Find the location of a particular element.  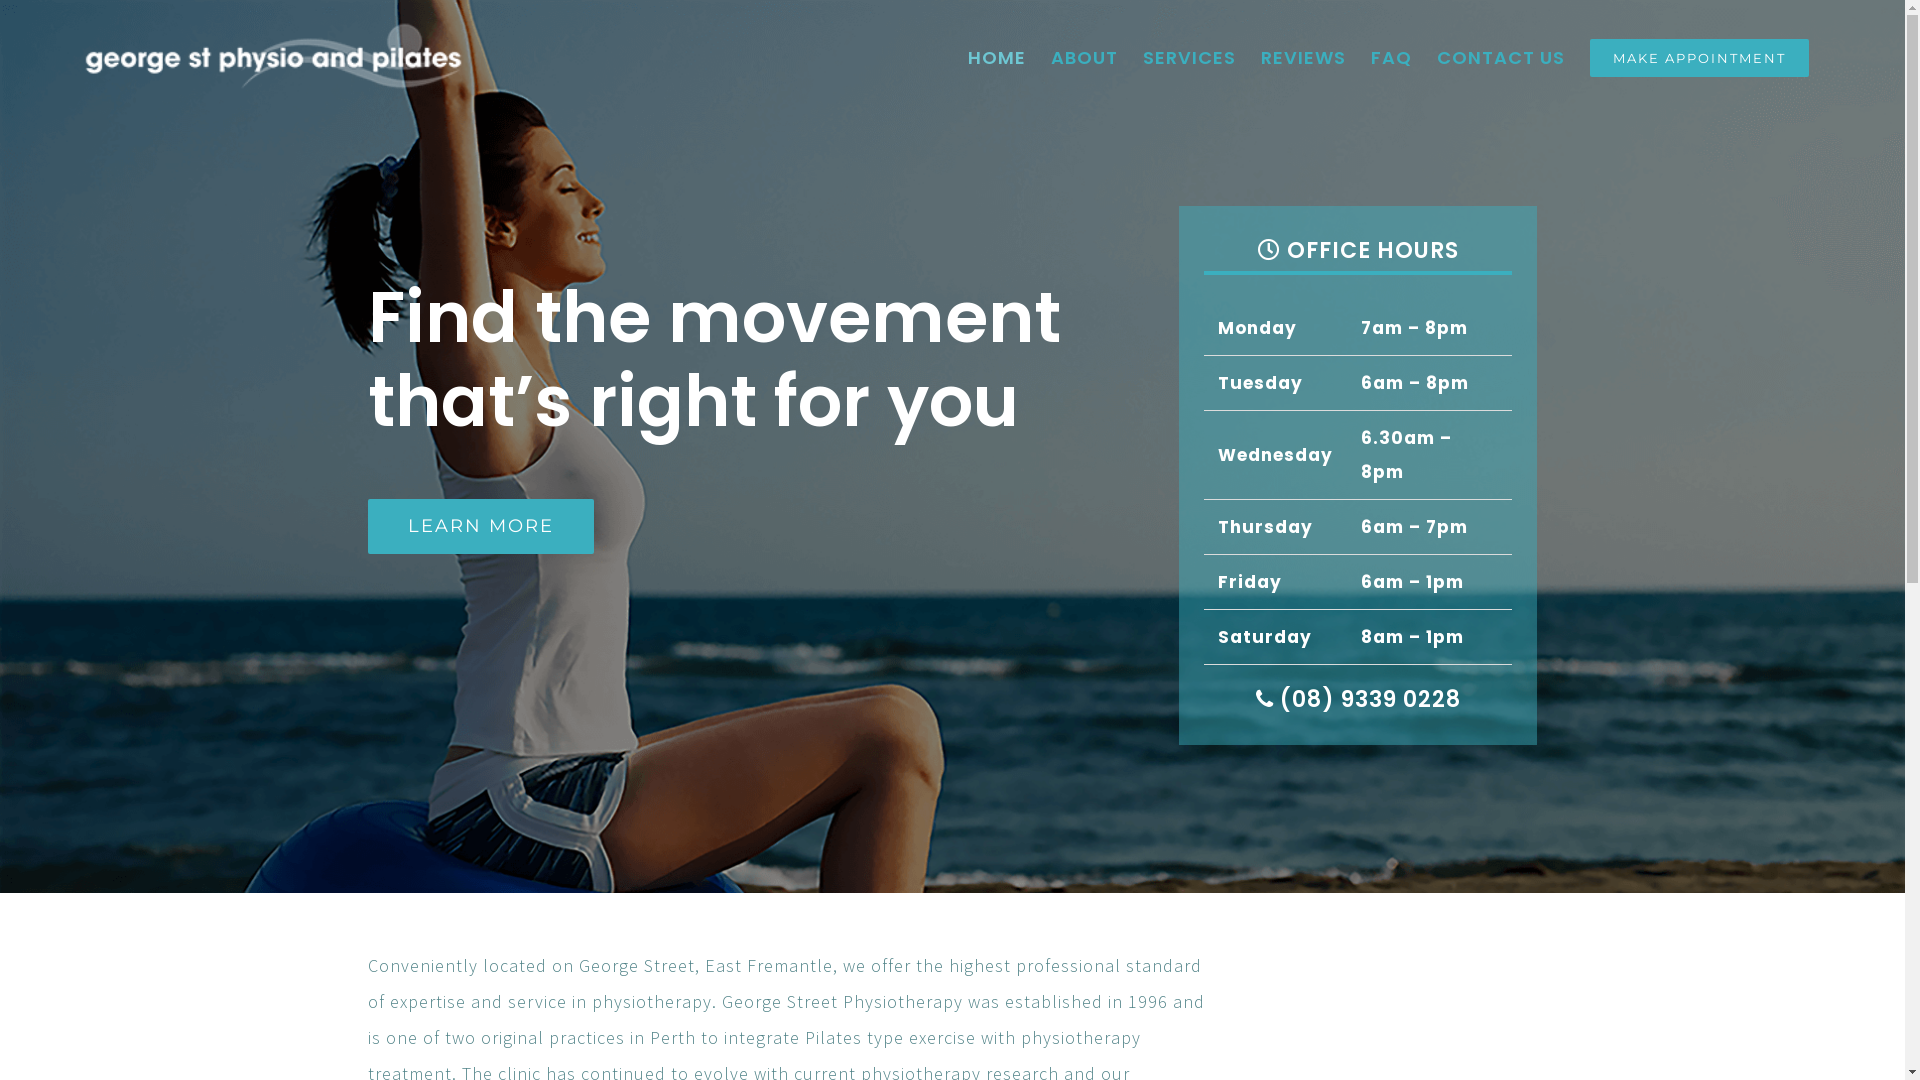

'LEARN MORE' is located at coordinates (480, 525).